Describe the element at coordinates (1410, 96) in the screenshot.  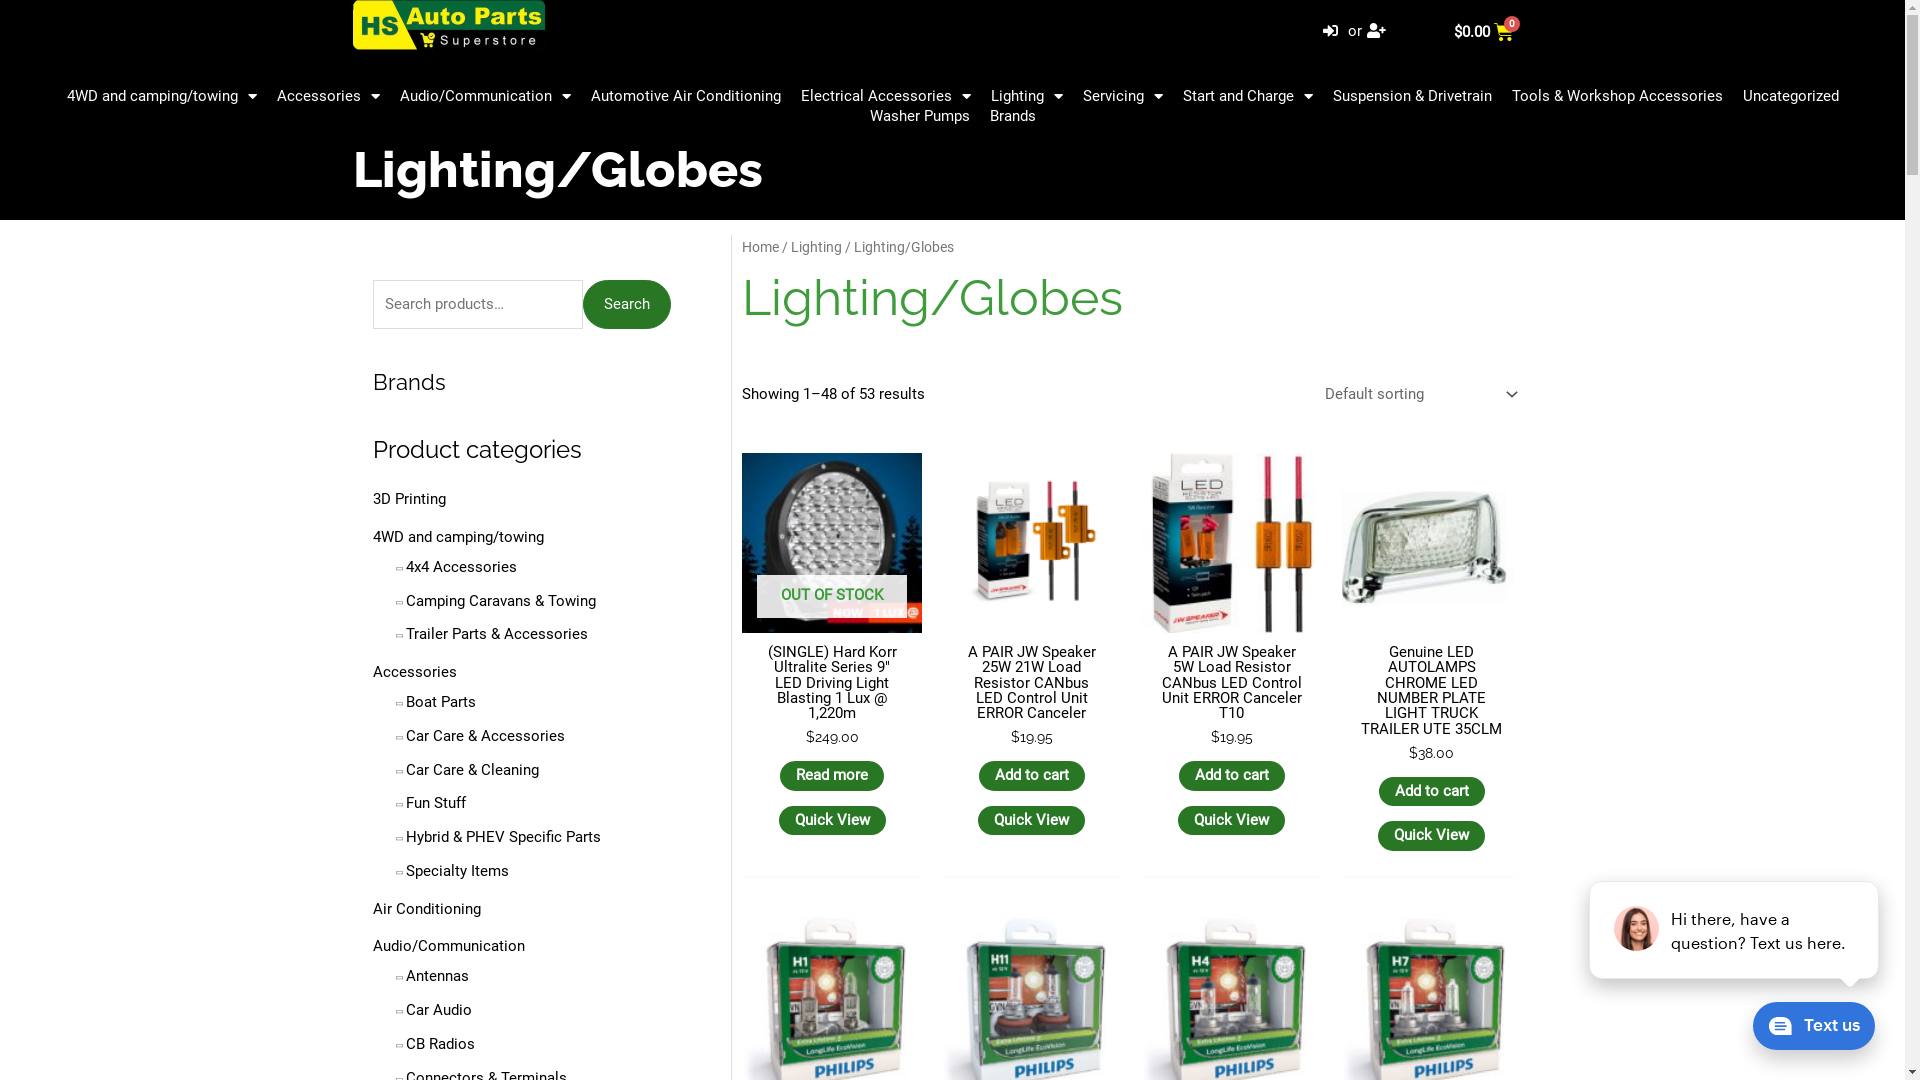
I see `'Suspension & Drivetrain'` at that location.